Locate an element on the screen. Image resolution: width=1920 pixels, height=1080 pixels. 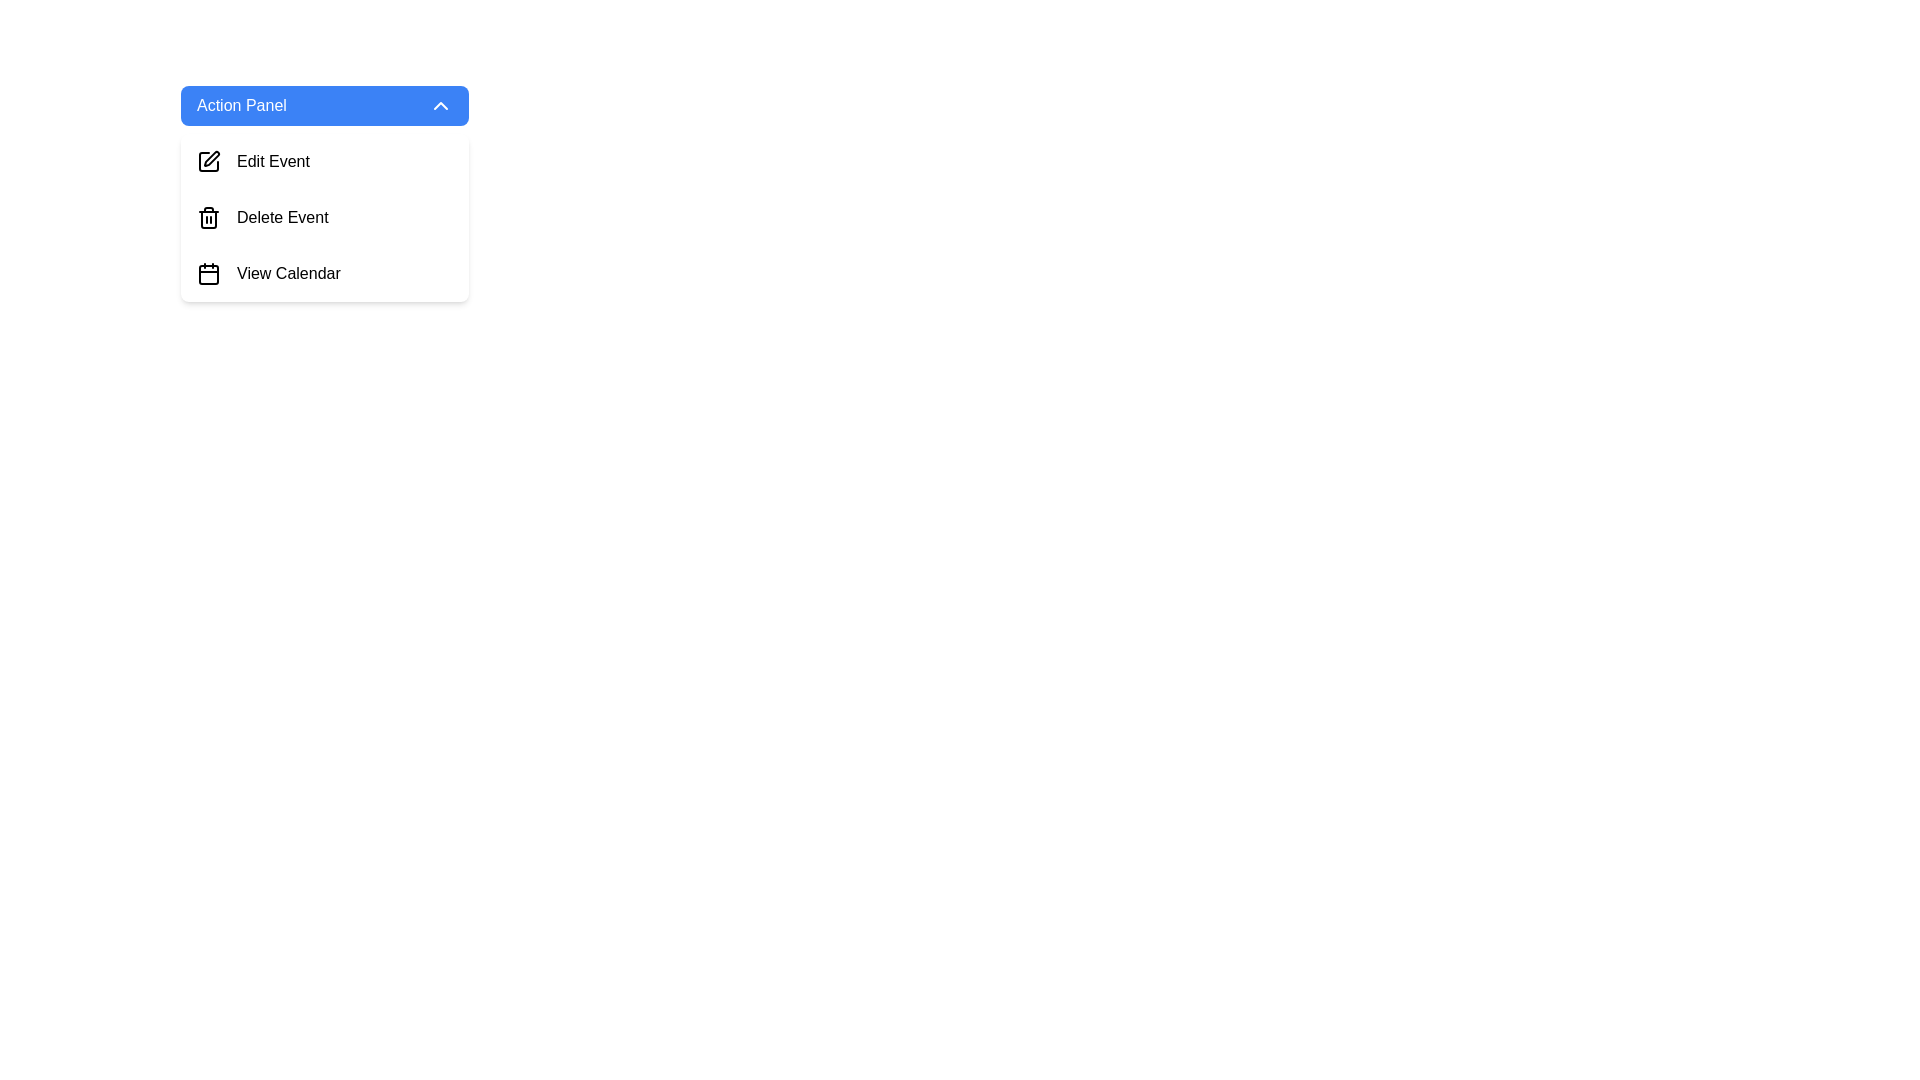
the toggle button at the top of the dropdown menu is located at coordinates (325, 105).